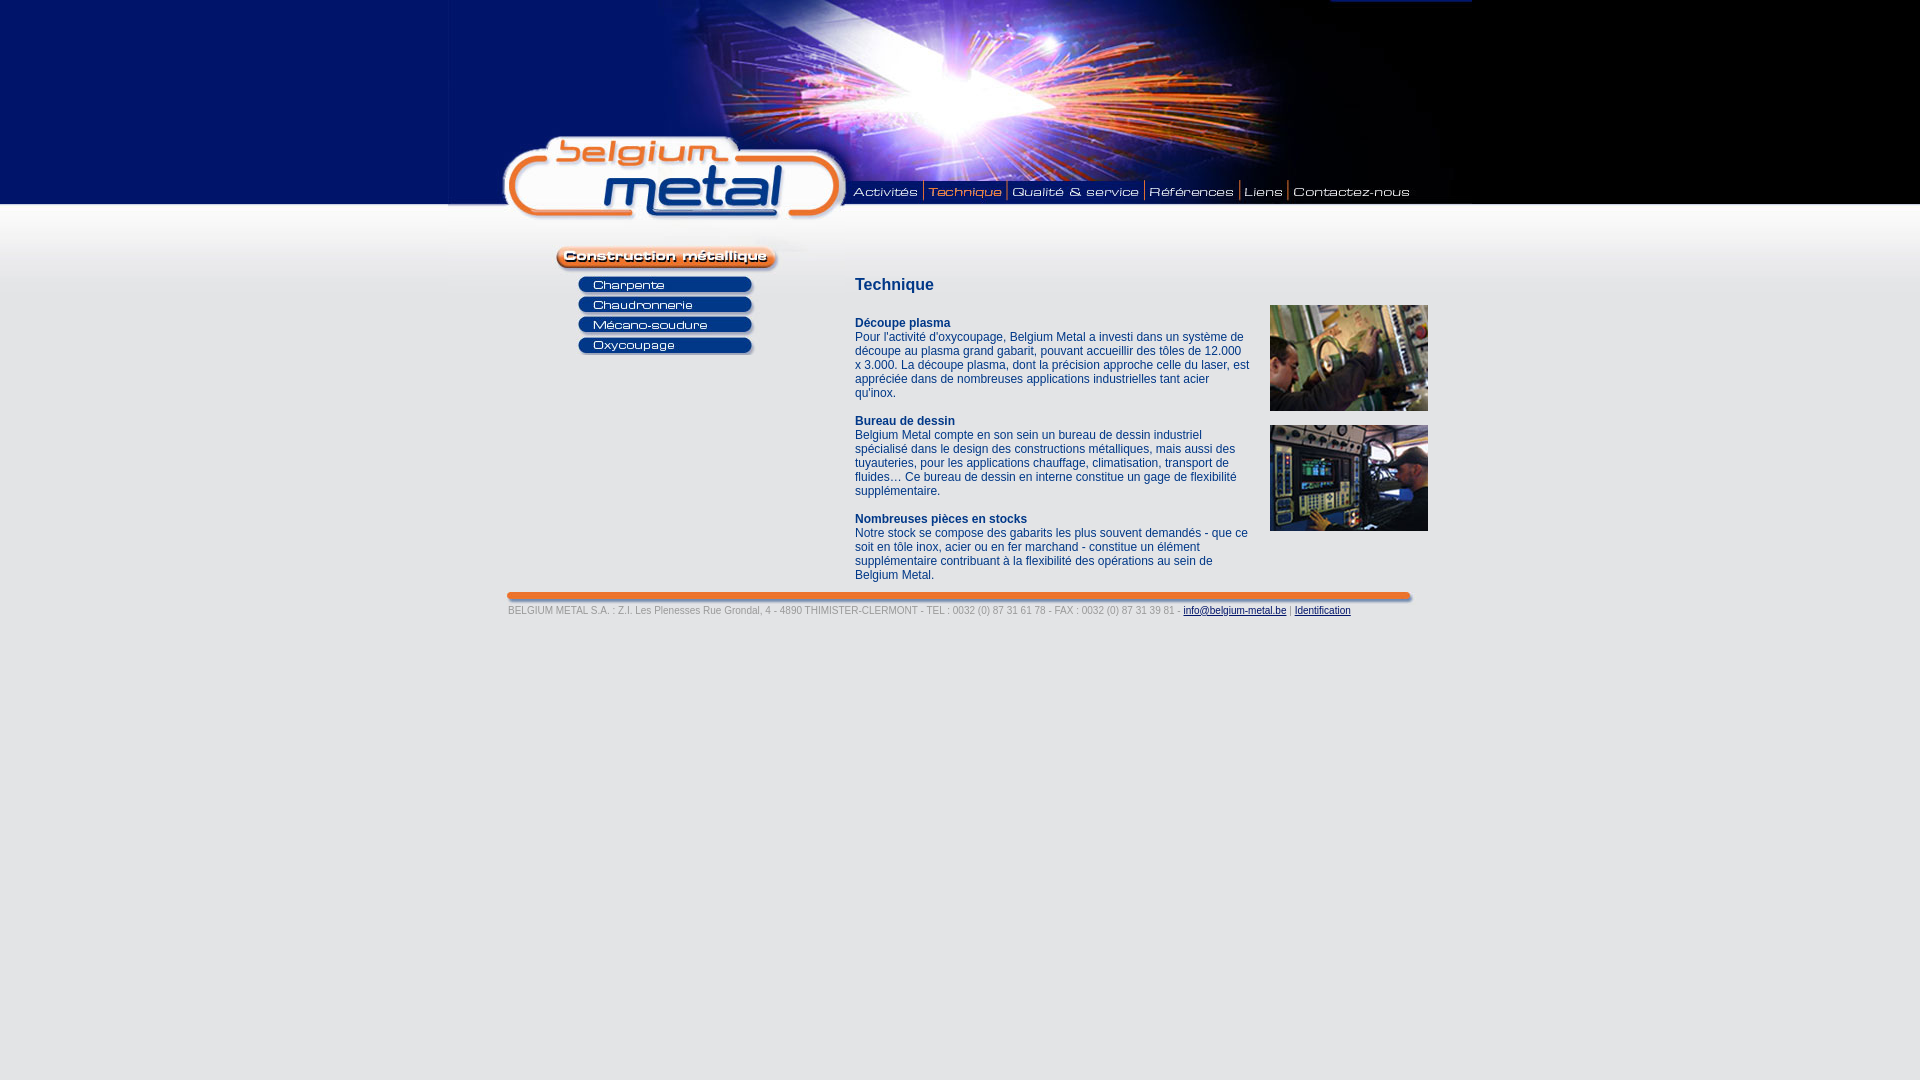 Image resolution: width=1920 pixels, height=1080 pixels. I want to click on 'info@belgium-metal.be', so click(1233, 609).